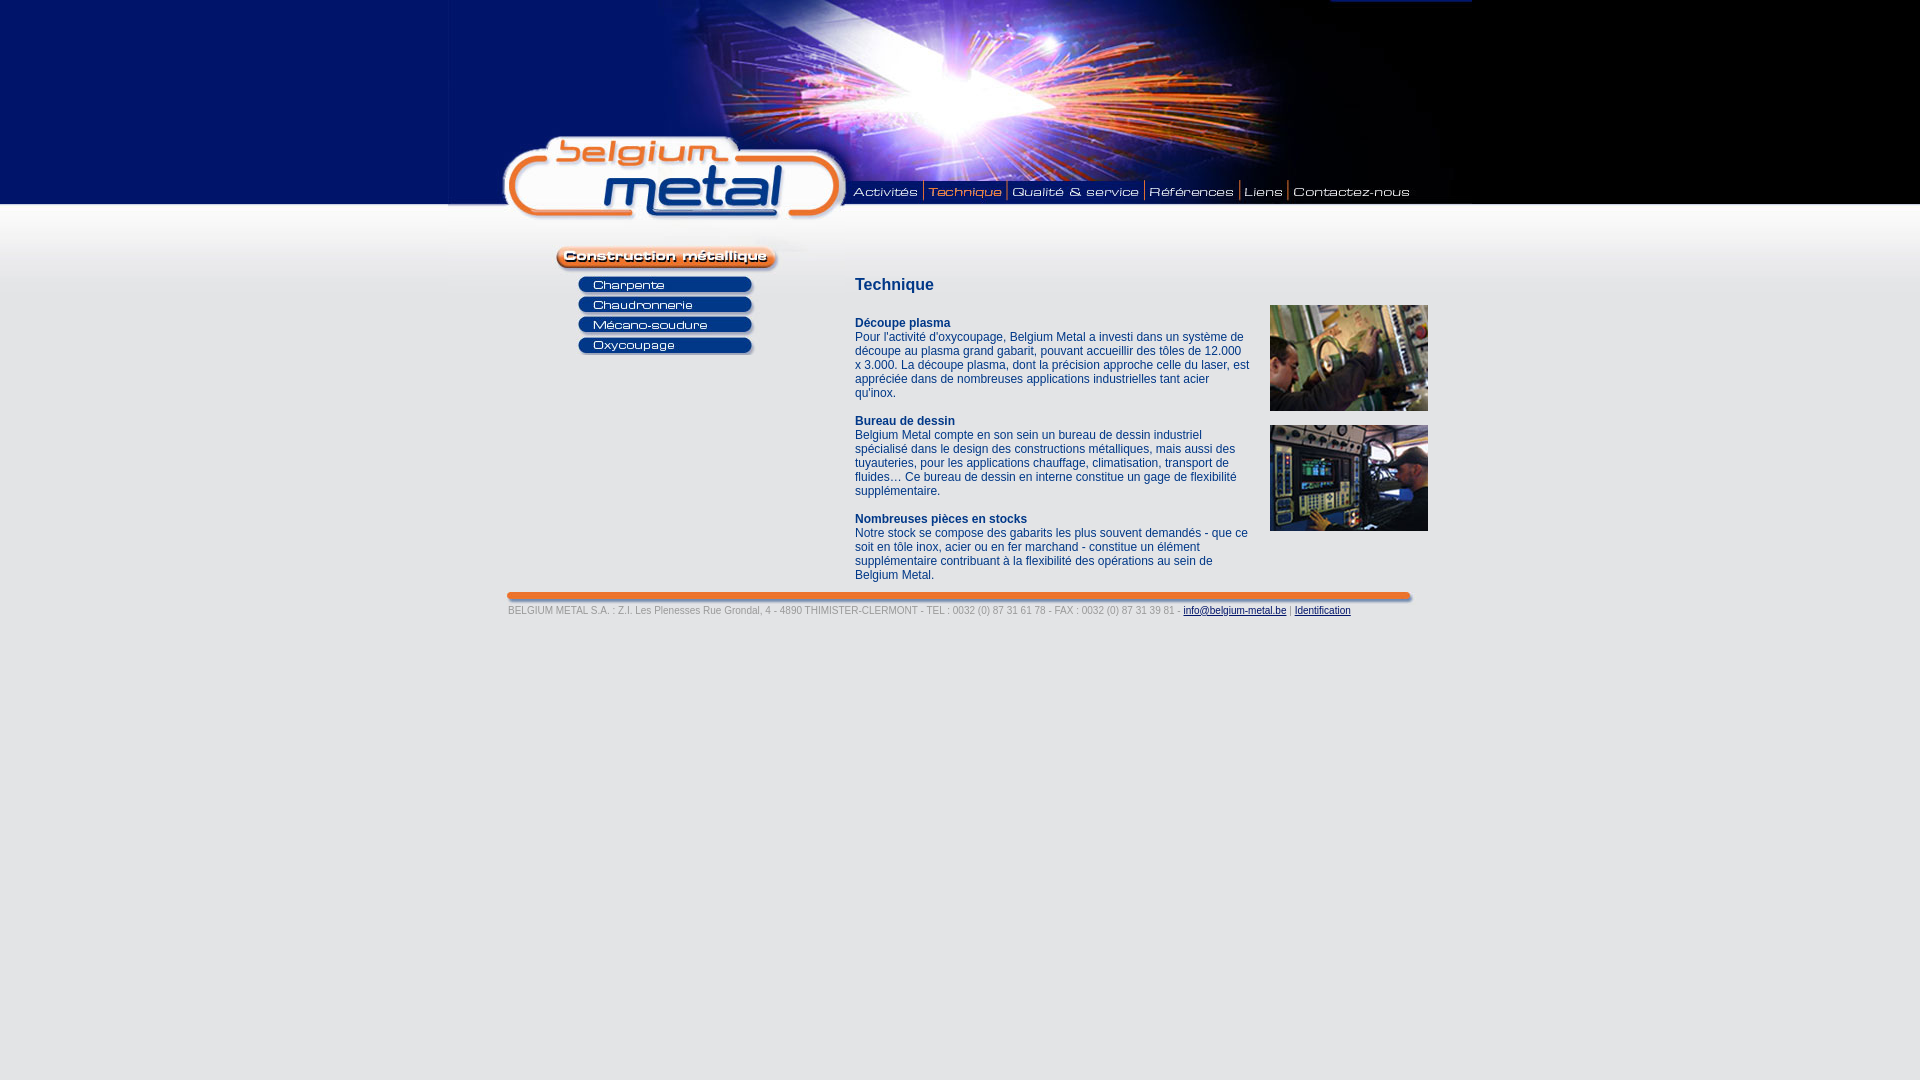 Image resolution: width=1920 pixels, height=1080 pixels. I want to click on 'info@belgium-metal.be', so click(1233, 609).